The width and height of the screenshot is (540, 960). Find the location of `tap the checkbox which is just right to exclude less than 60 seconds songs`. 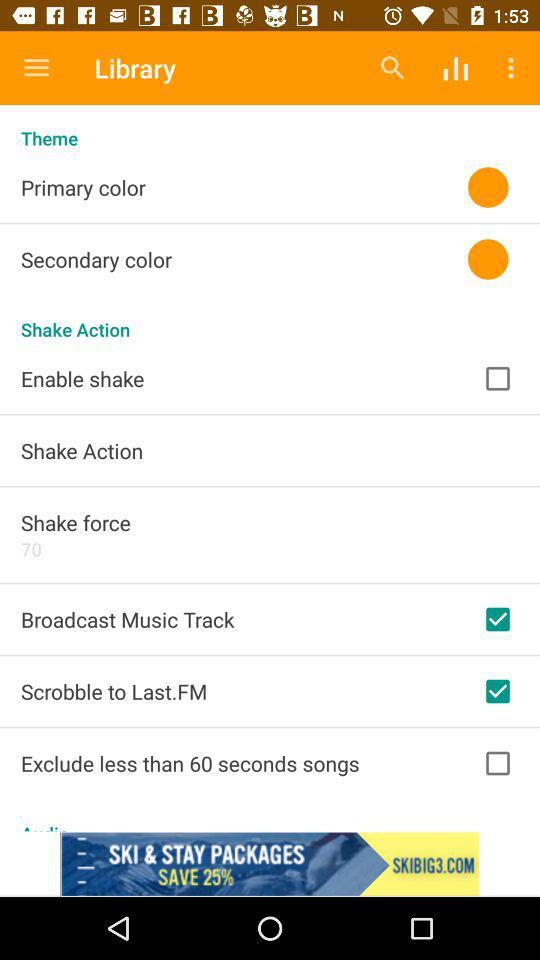

tap the checkbox which is just right to exclude less than 60 seconds songs is located at coordinates (496, 762).